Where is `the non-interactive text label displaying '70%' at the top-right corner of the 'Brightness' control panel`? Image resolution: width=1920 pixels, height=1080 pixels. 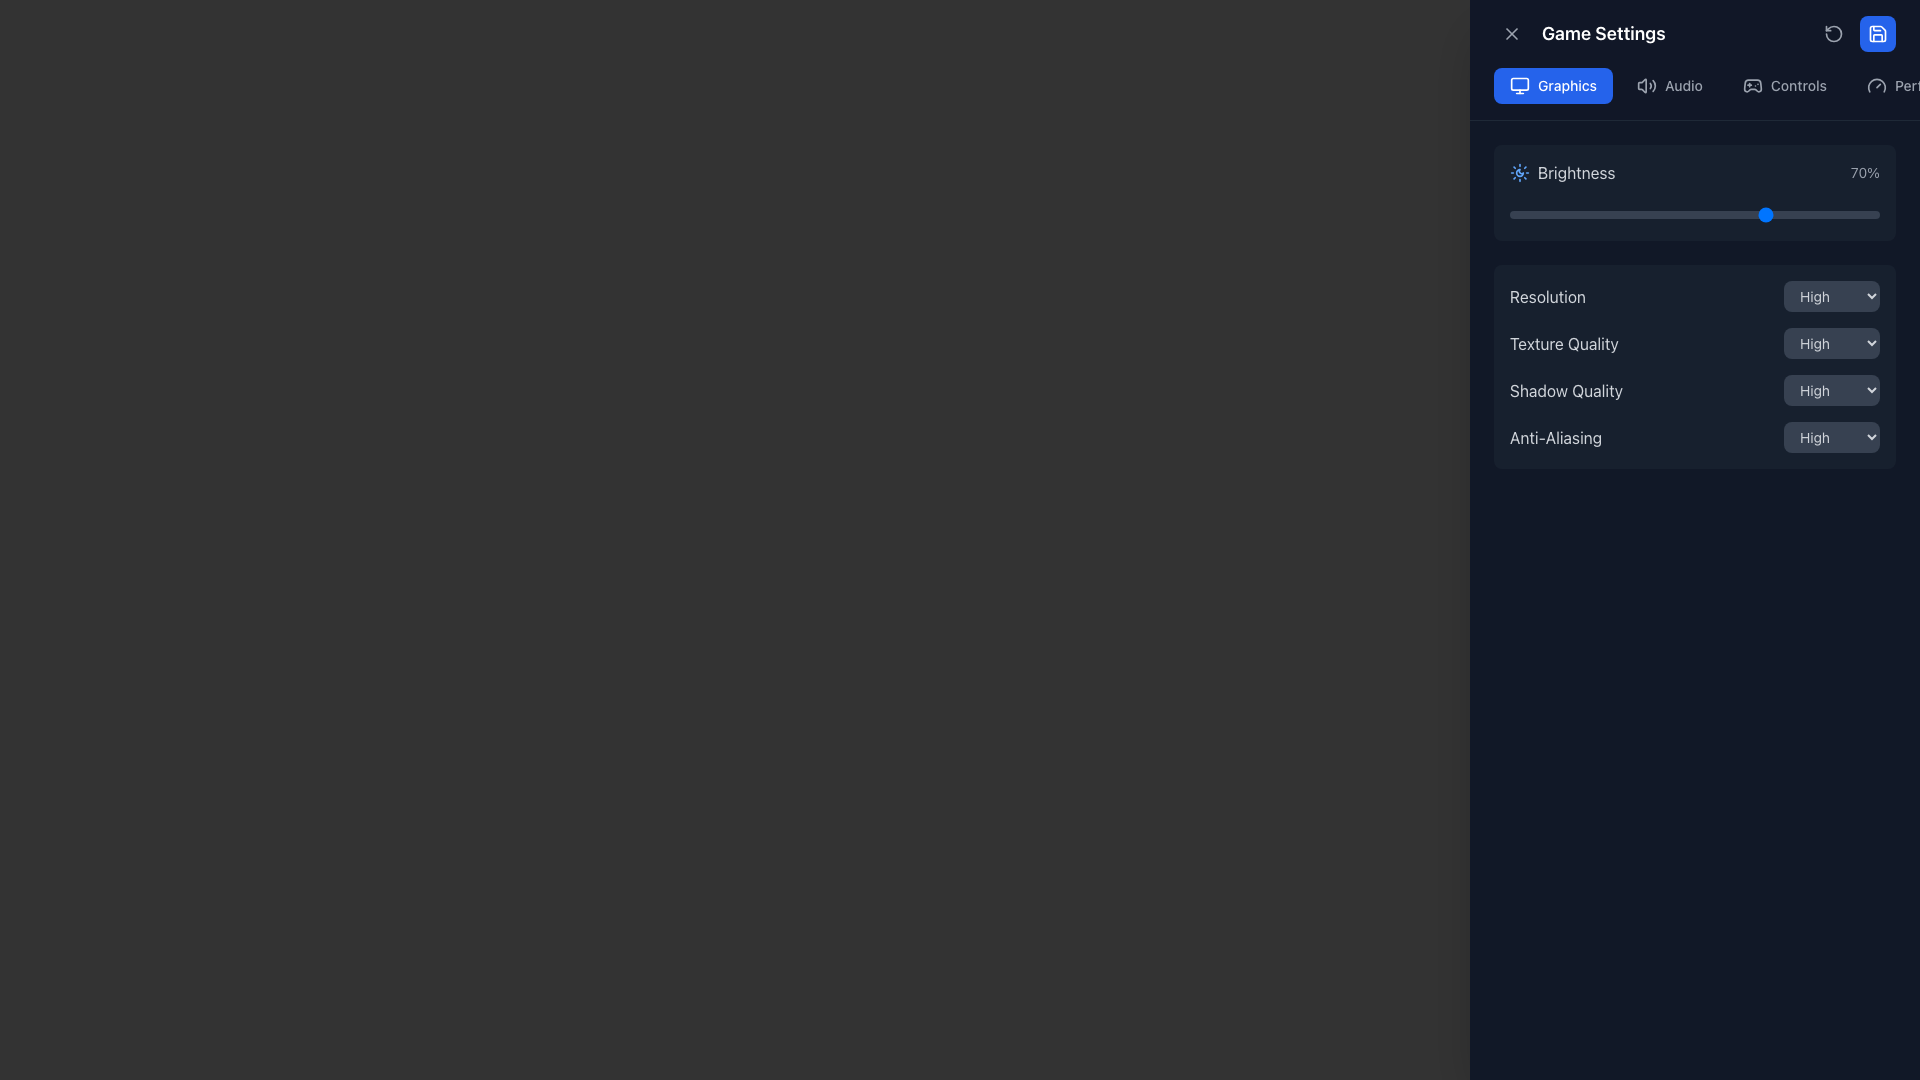
the non-interactive text label displaying '70%' at the top-right corner of the 'Brightness' control panel is located at coordinates (1864, 172).